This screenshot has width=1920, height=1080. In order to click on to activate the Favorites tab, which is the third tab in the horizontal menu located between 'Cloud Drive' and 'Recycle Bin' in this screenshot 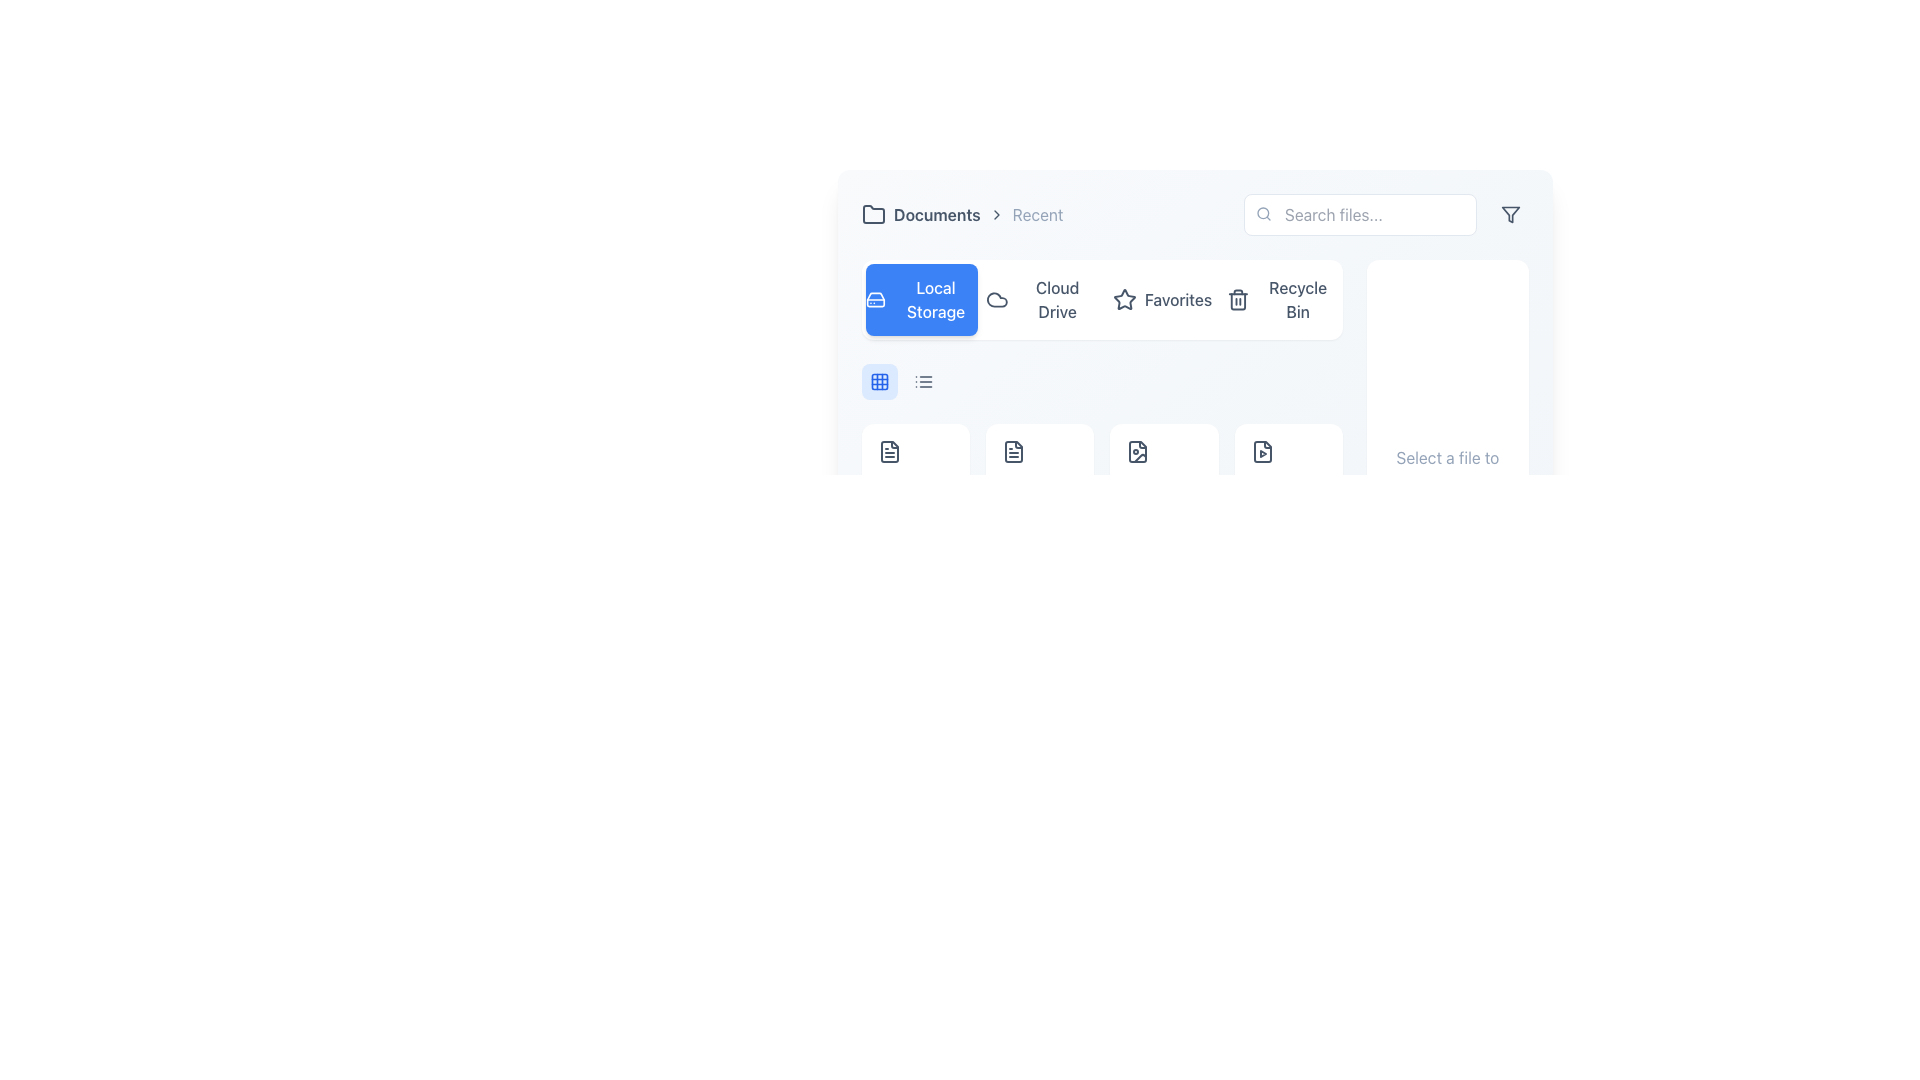, I will do `click(1195, 310)`.